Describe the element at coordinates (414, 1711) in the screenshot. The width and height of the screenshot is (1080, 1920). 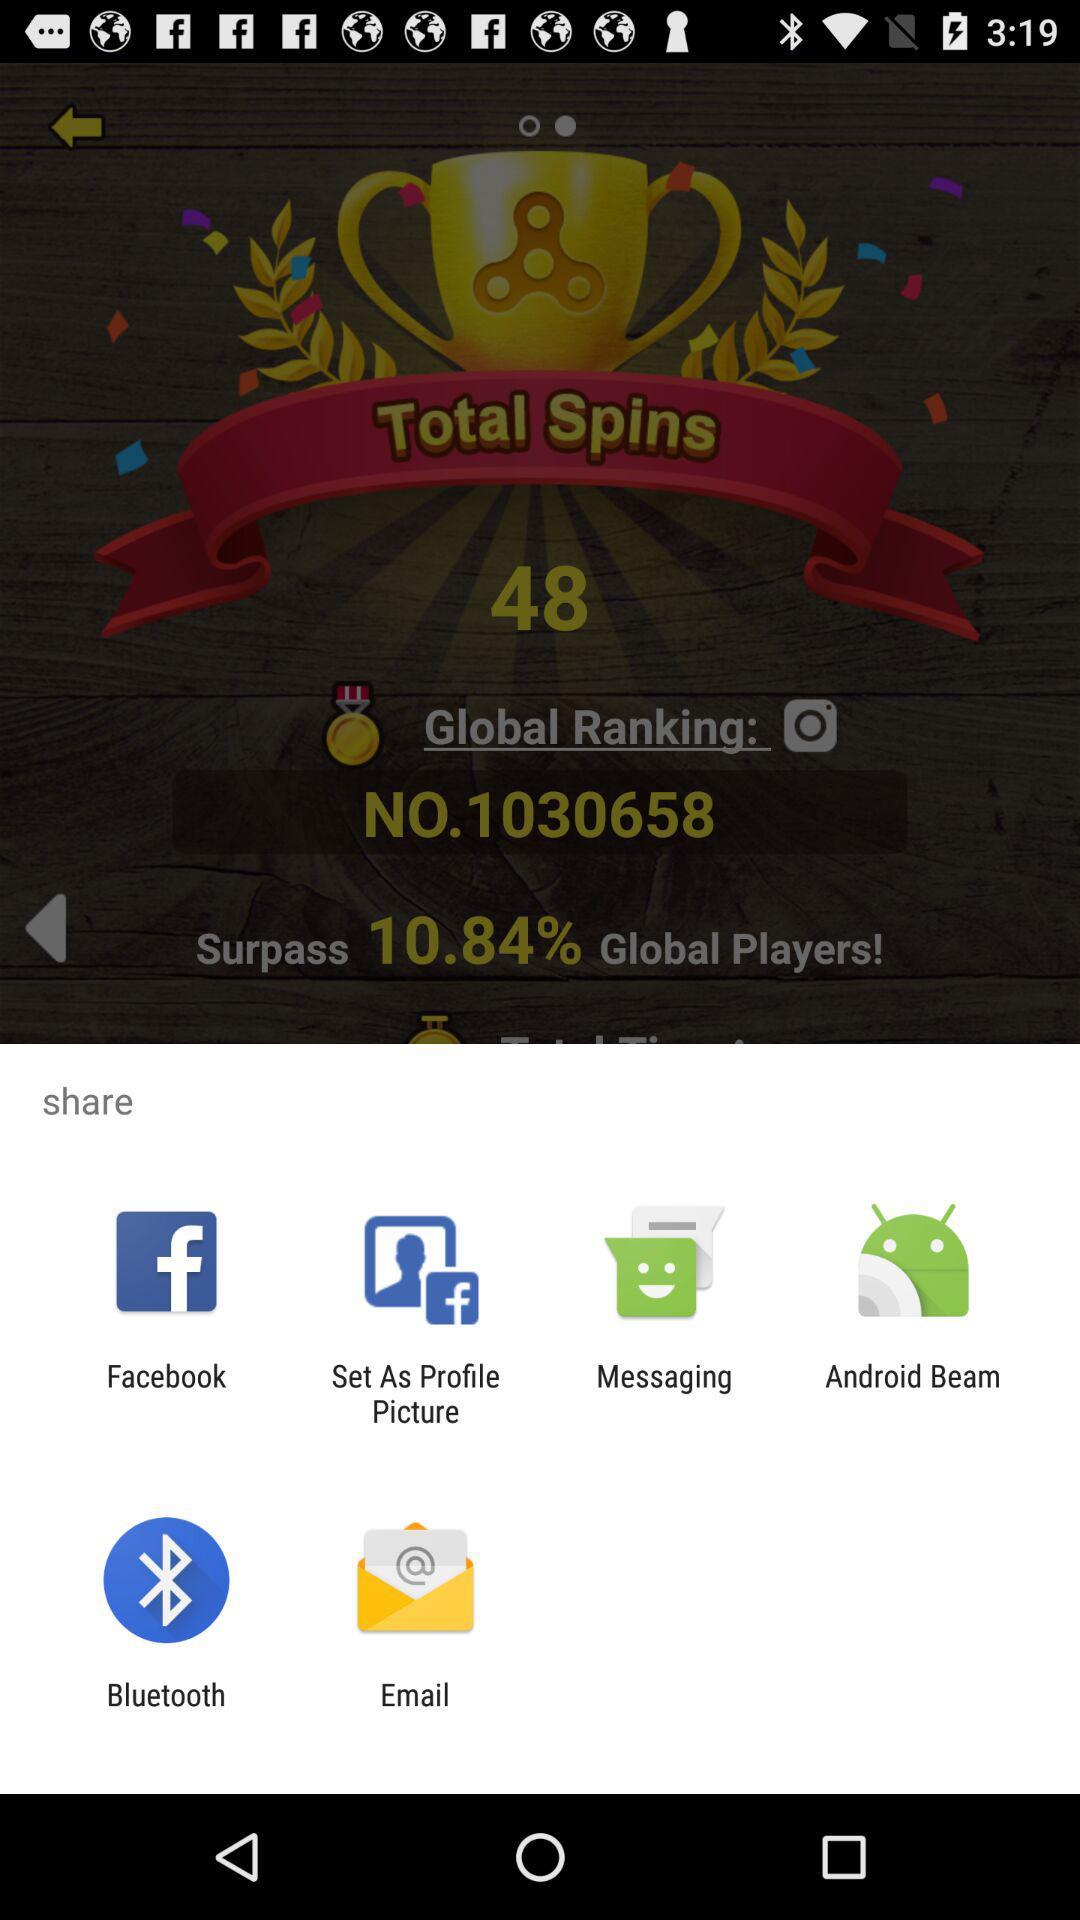
I see `the item next to bluetooth app` at that location.